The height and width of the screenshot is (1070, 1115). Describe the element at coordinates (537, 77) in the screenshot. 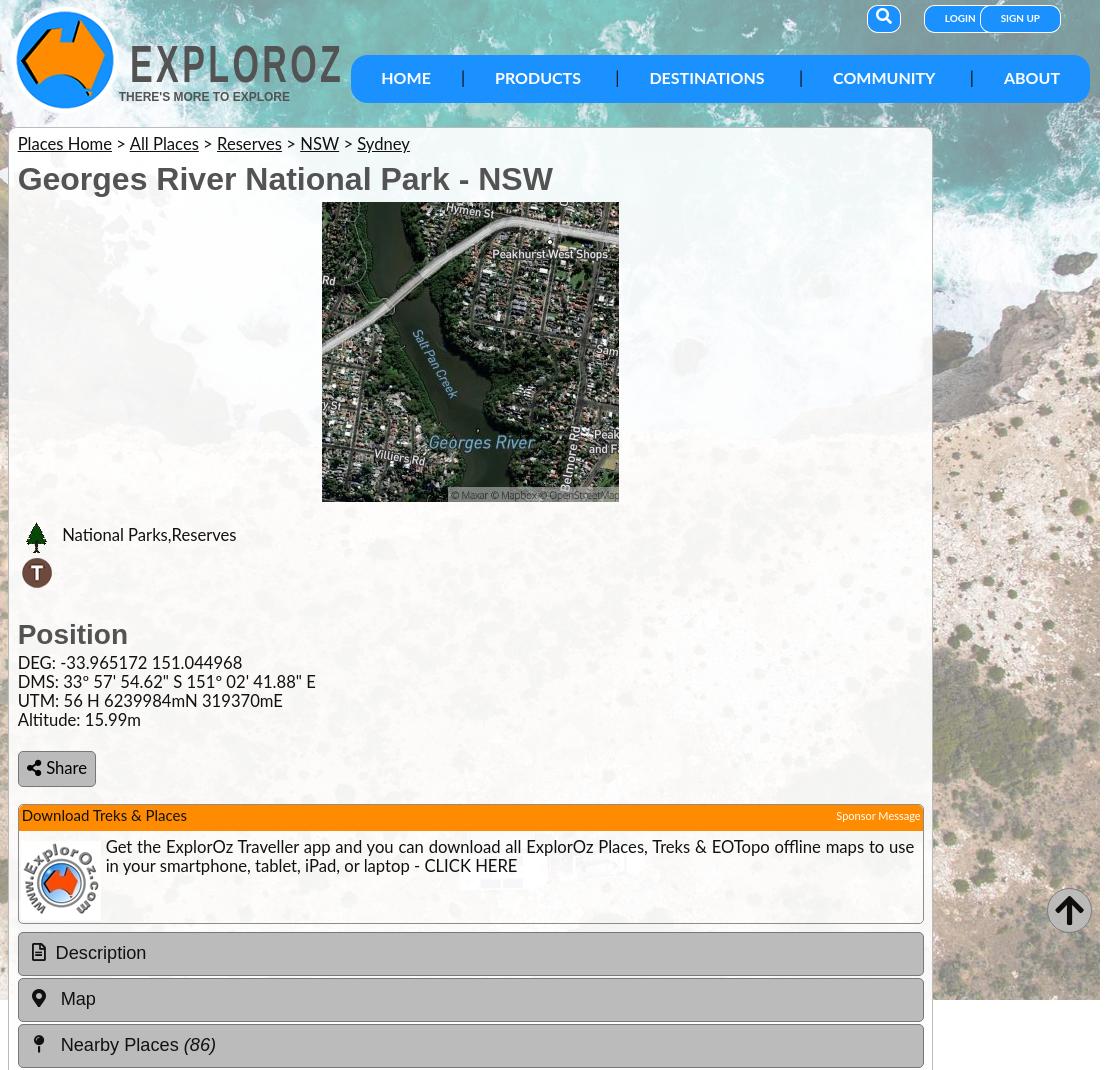

I see `'Products'` at that location.